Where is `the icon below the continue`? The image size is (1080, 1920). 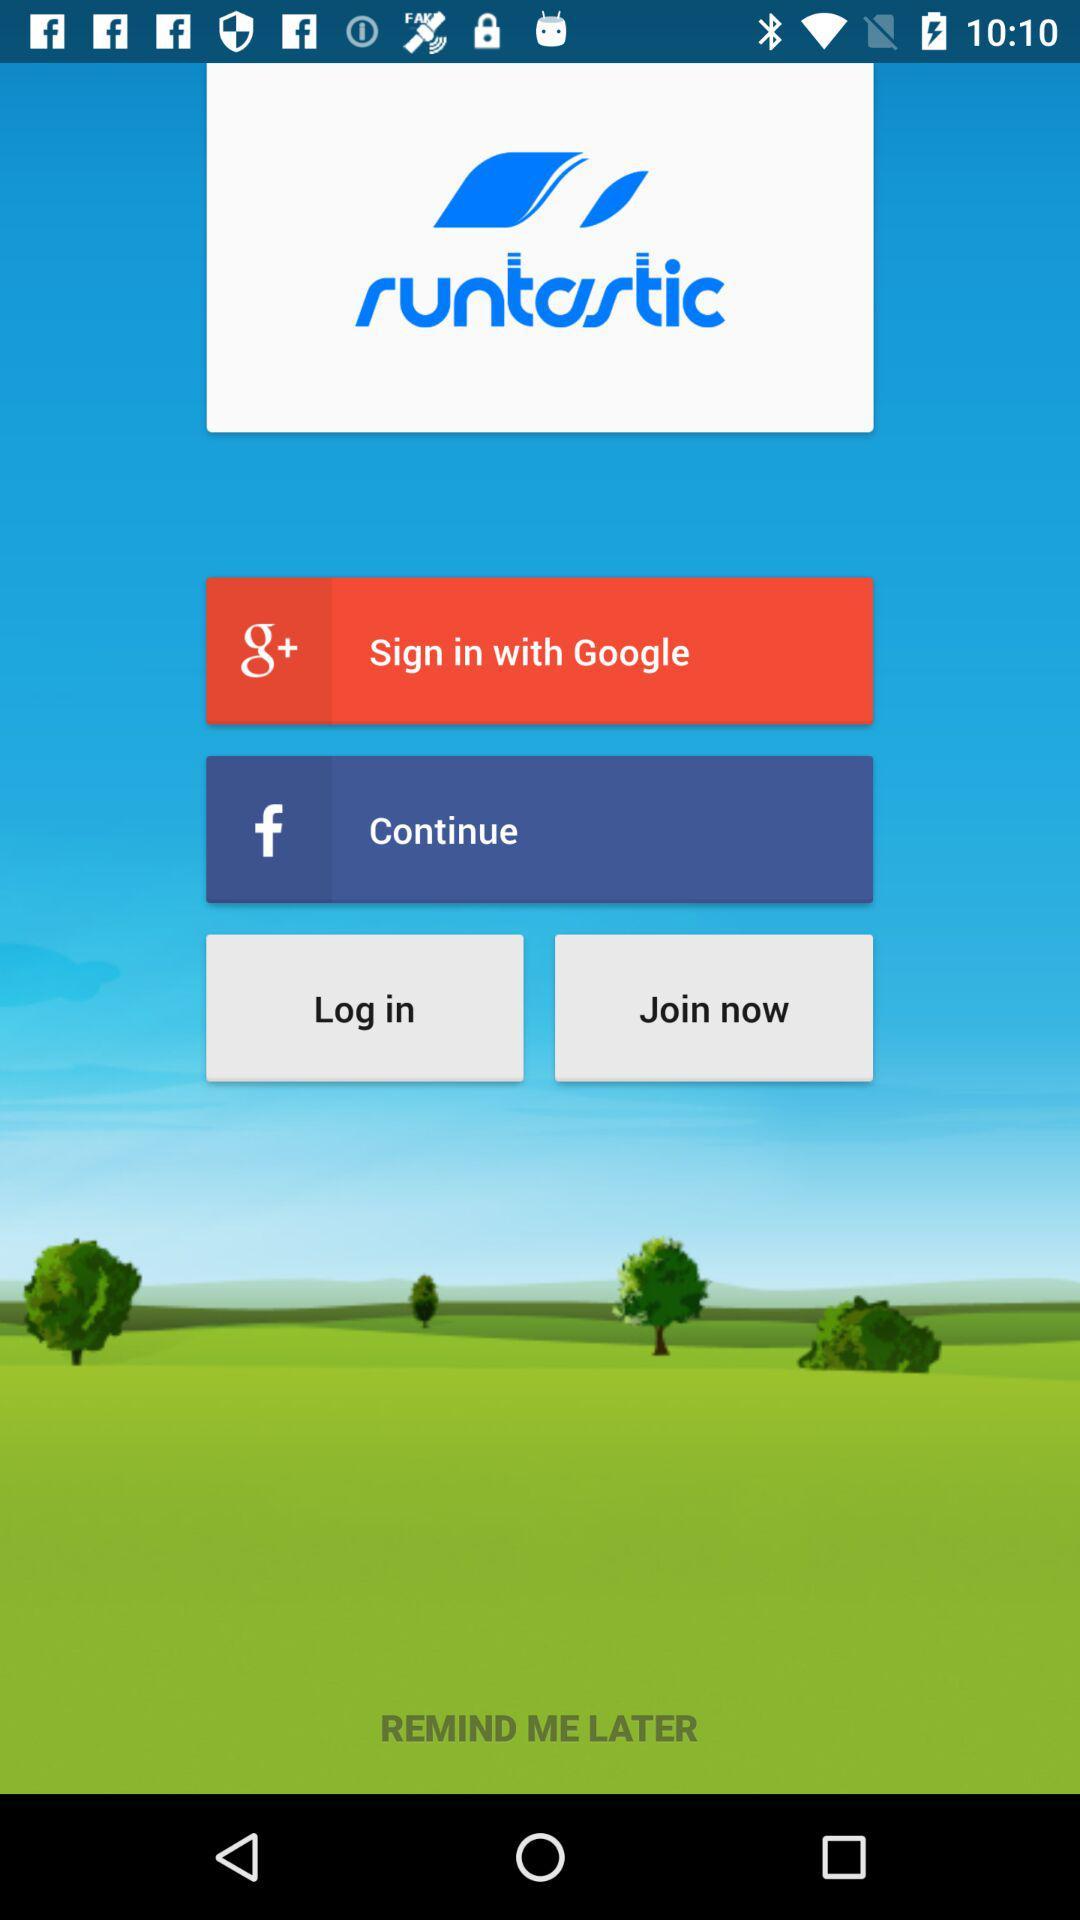
the icon below the continue is located at coordinates (364, 1008).